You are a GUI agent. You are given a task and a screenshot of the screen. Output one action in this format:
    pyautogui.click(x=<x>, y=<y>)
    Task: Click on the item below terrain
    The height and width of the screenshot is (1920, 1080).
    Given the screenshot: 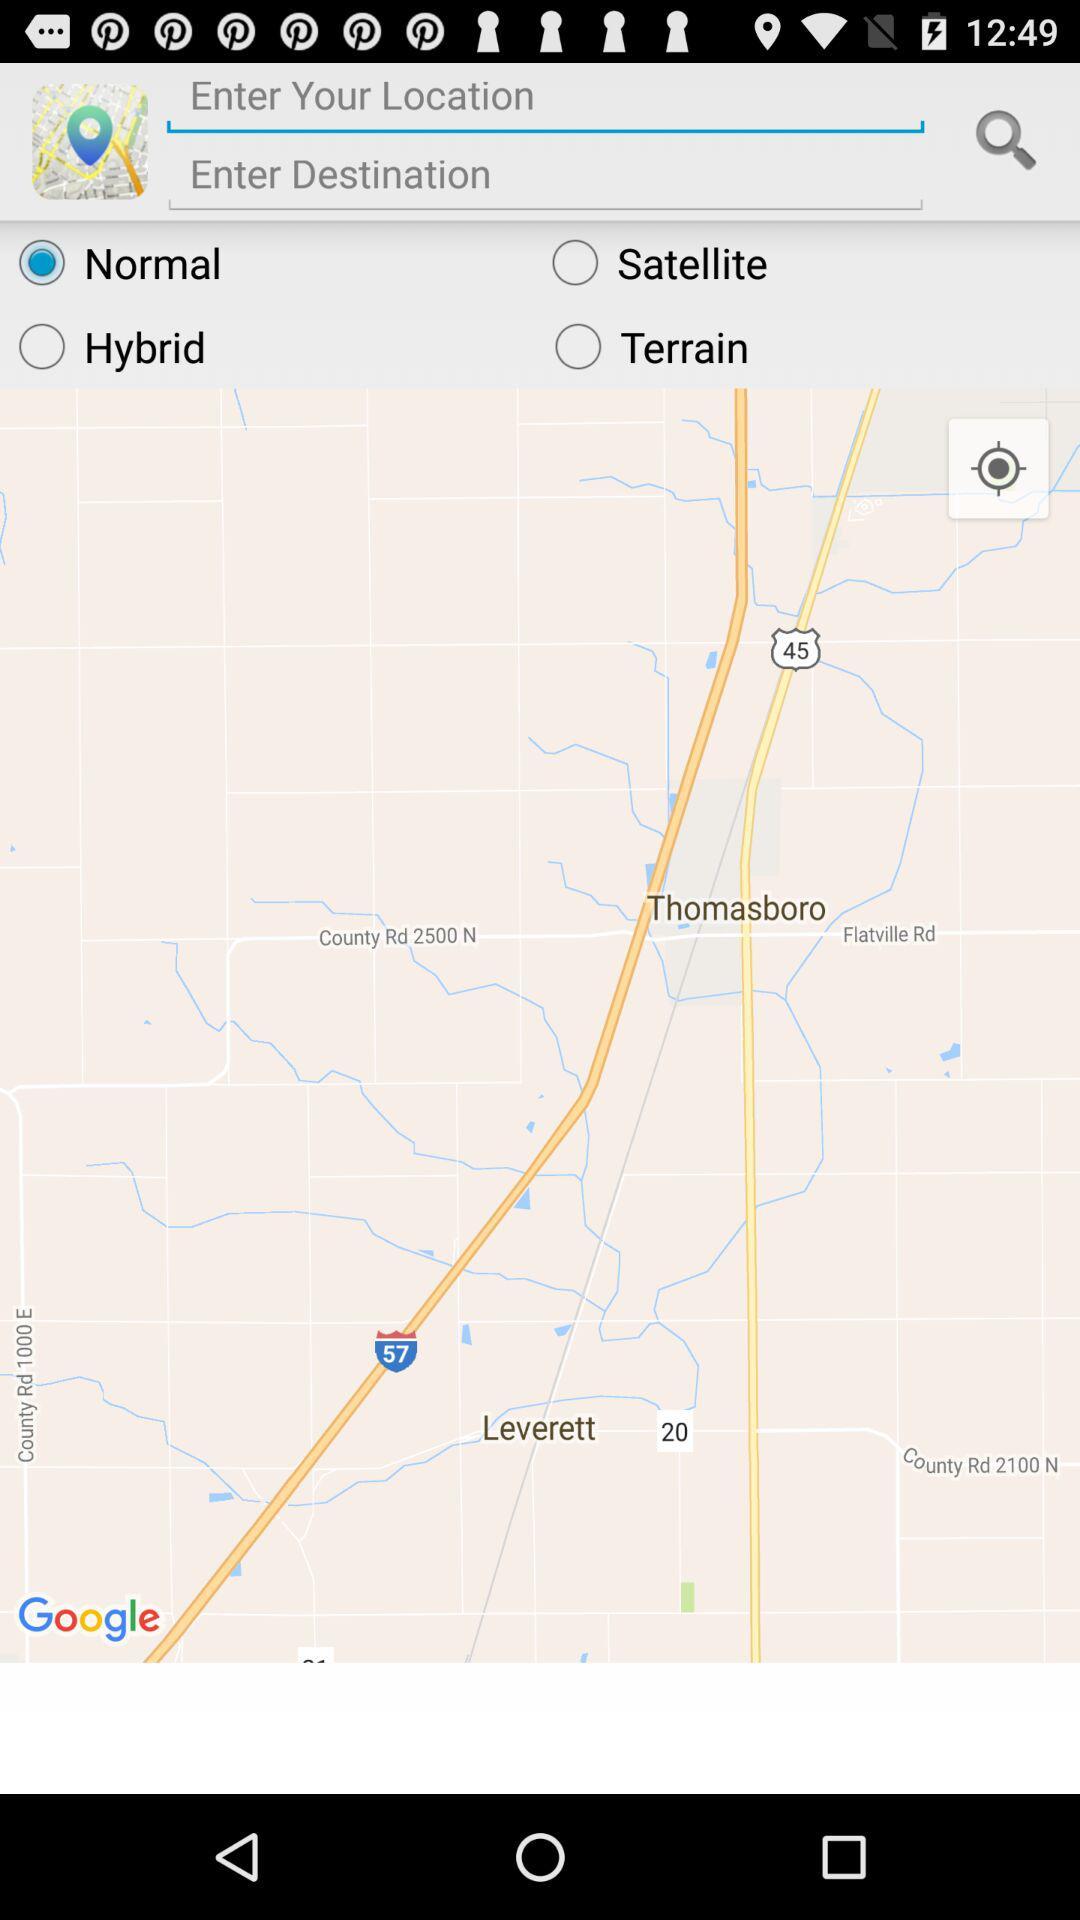 What is the action you would take?
    pyautogui.click(x=998, y=468)
    